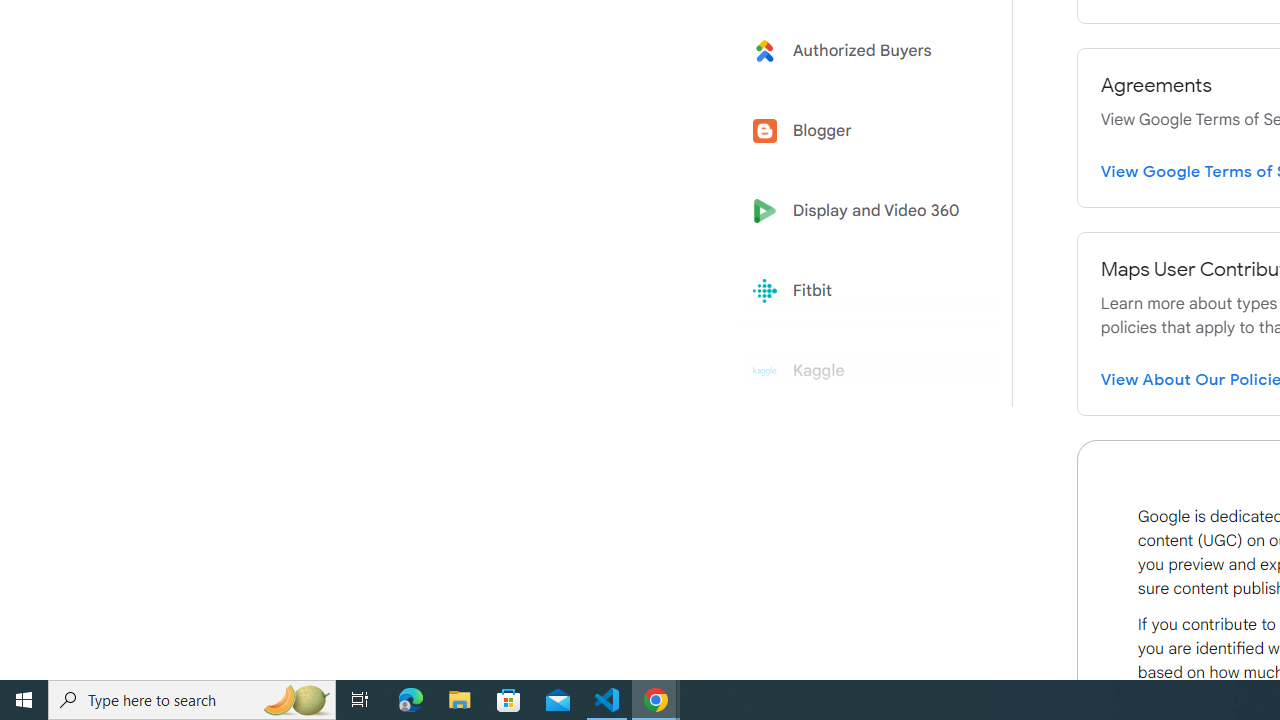 This screenshot has width=1280, height=720. I want to click on 'Fitbit', so click(862, 291).